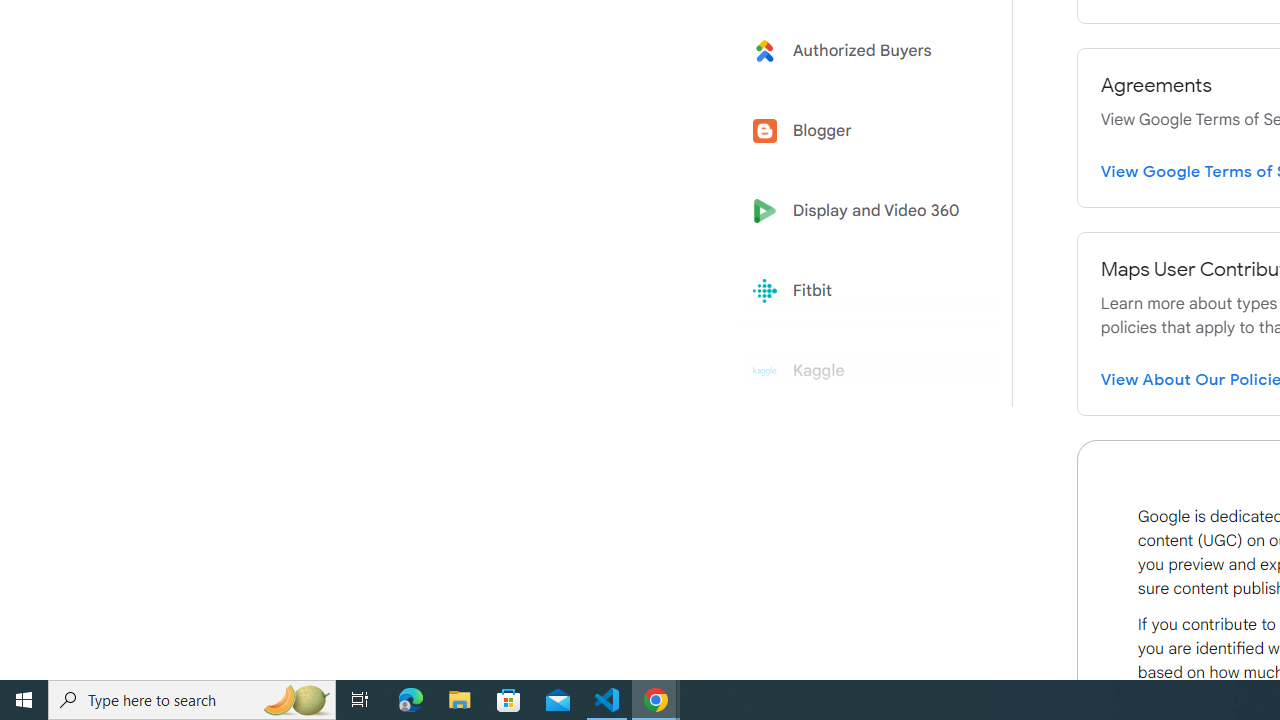 This screenshot has width=1280, height=720. I want to click on 'Fitbit', so click(862, 291).